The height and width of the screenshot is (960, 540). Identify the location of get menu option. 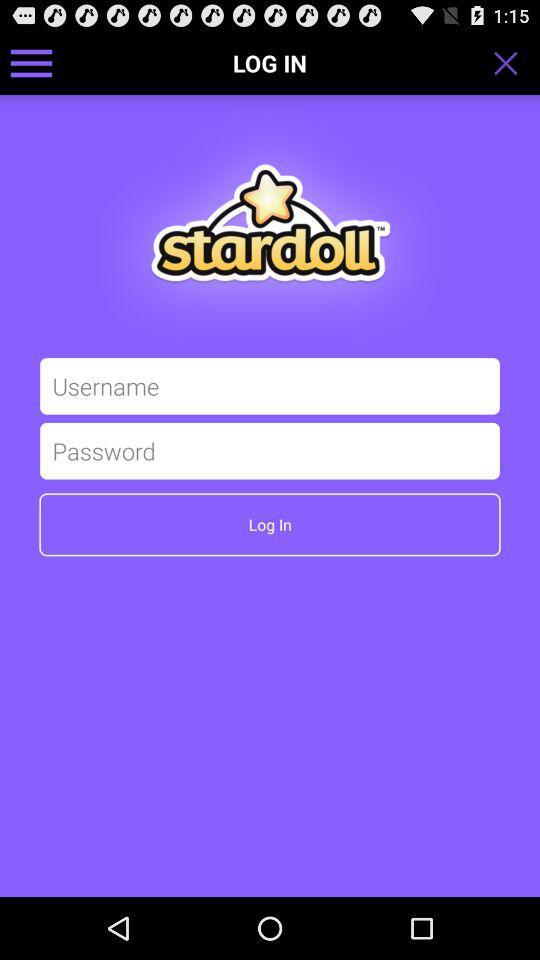
(30, 62).